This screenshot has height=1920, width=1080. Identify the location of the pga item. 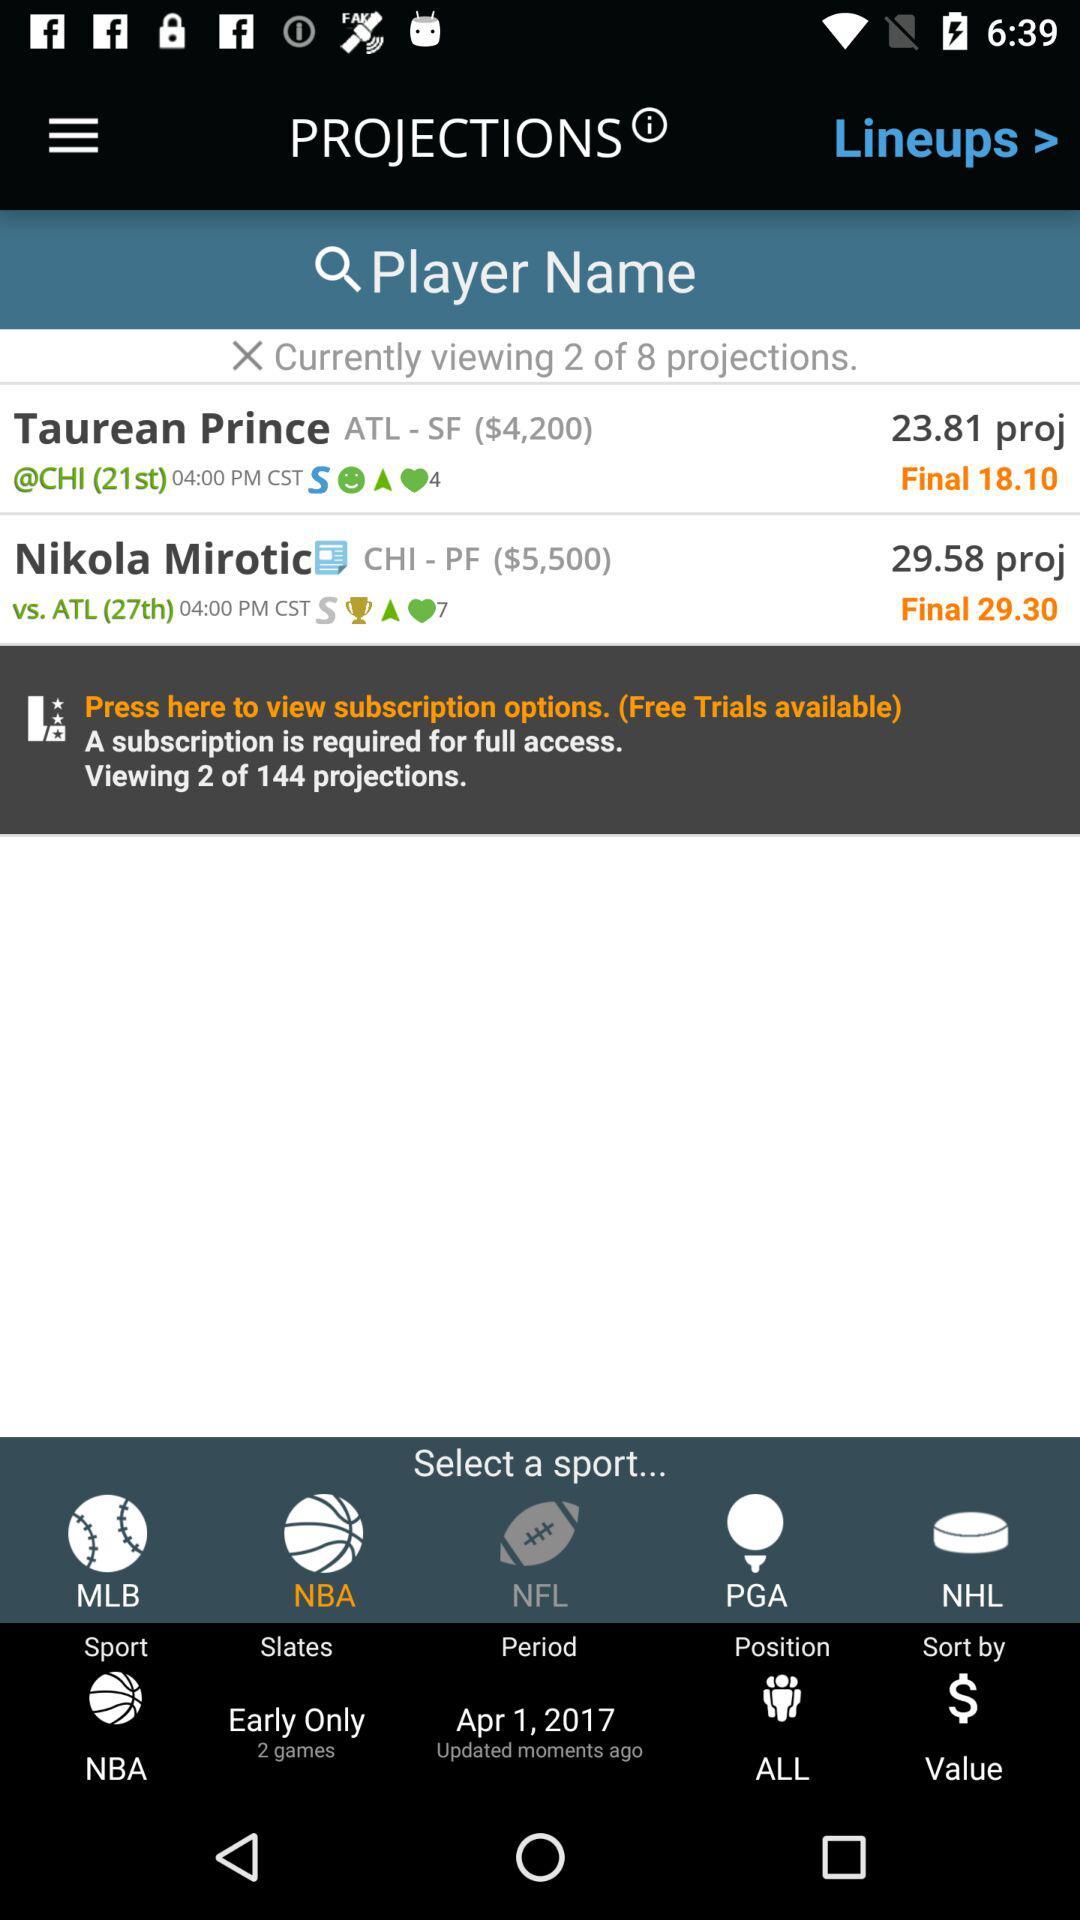
(756, 1553).